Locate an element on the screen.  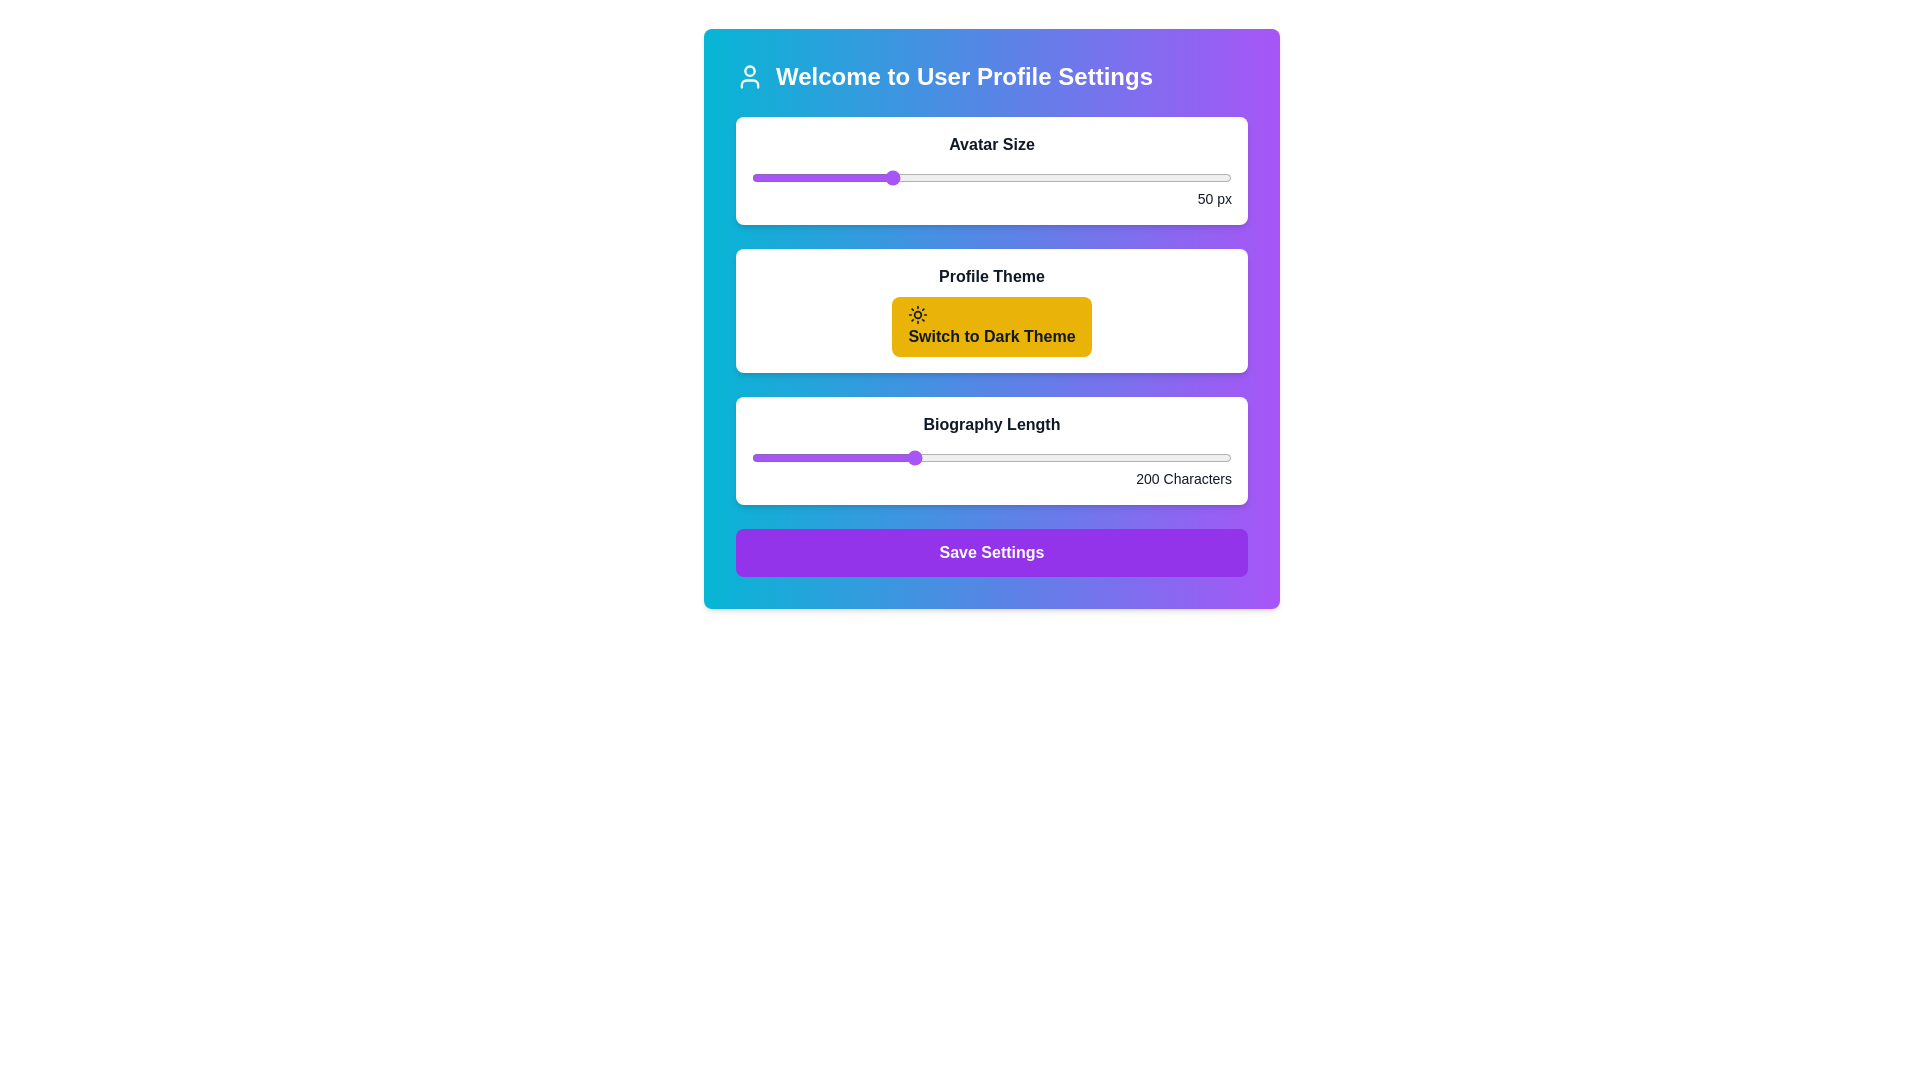
avatar size is located at coordinates (949, 176).